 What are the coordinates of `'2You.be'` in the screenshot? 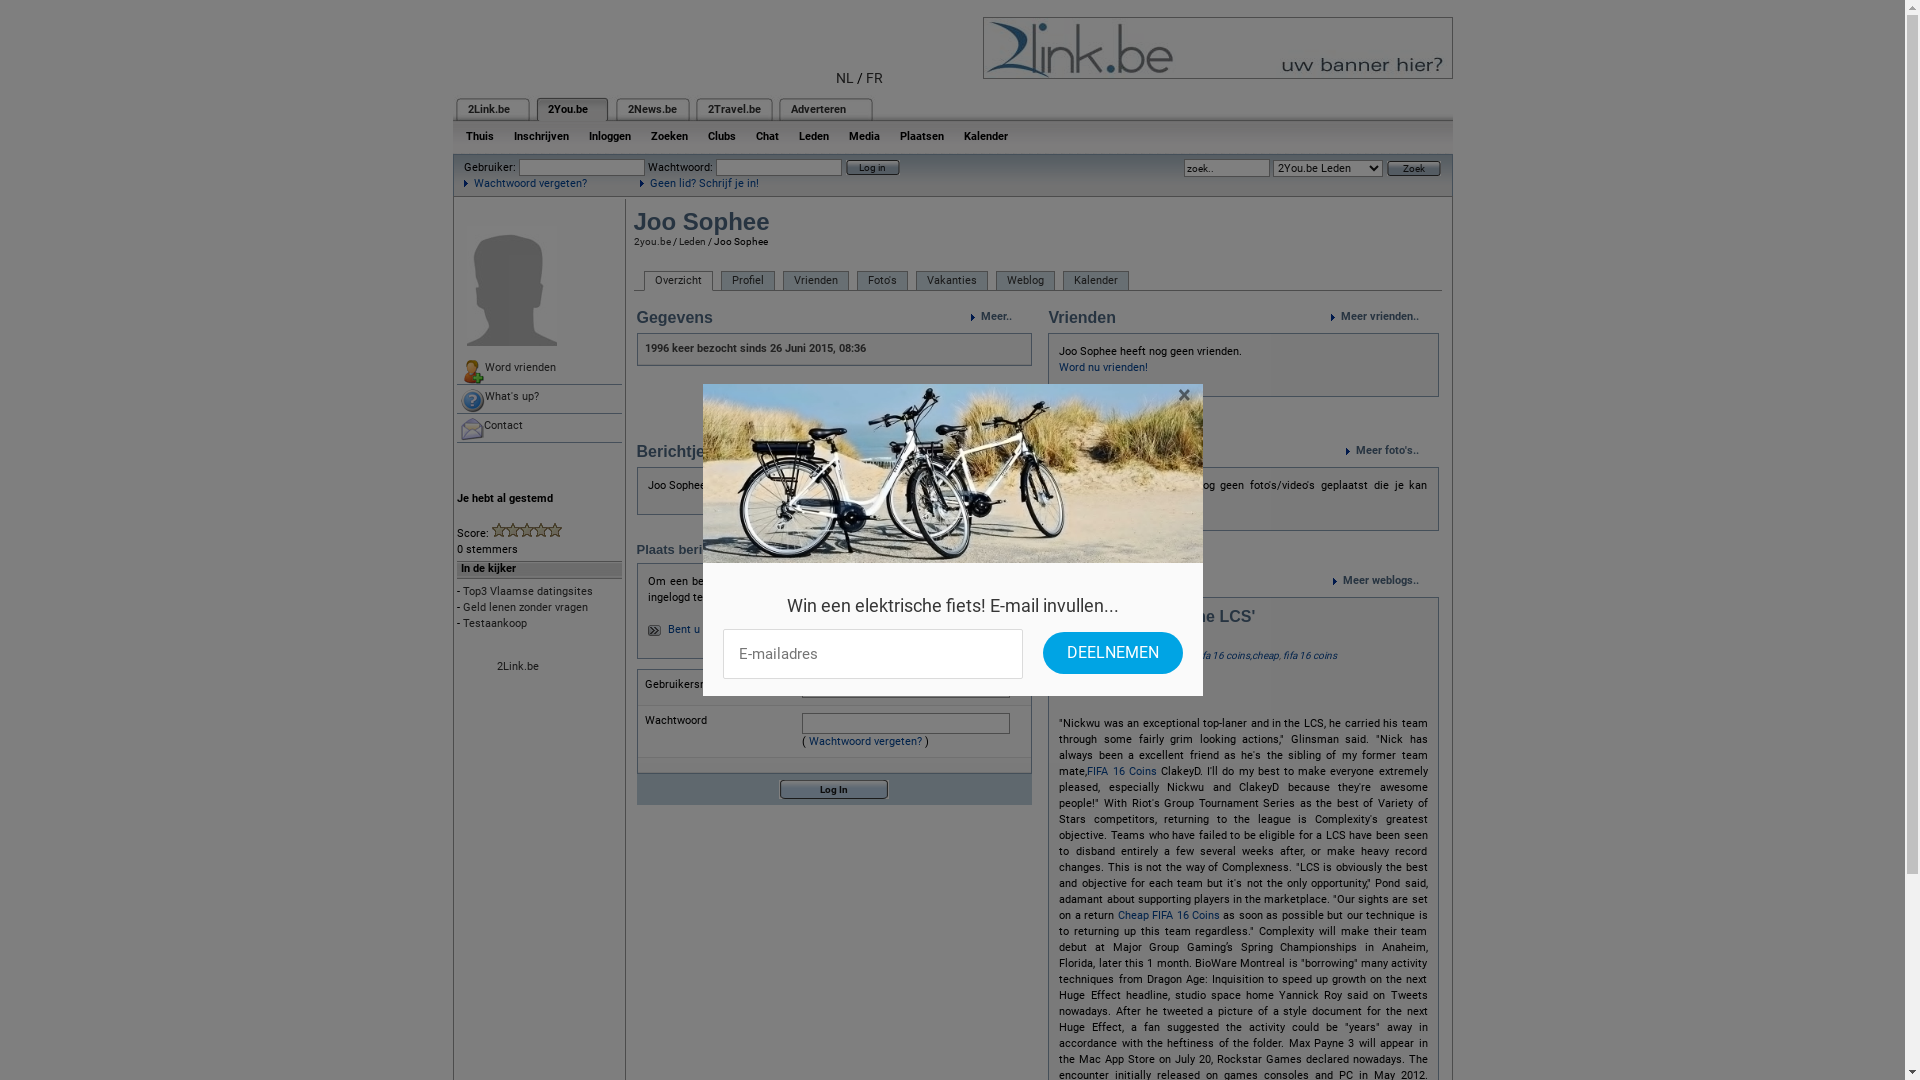 It's located at (566, 109).